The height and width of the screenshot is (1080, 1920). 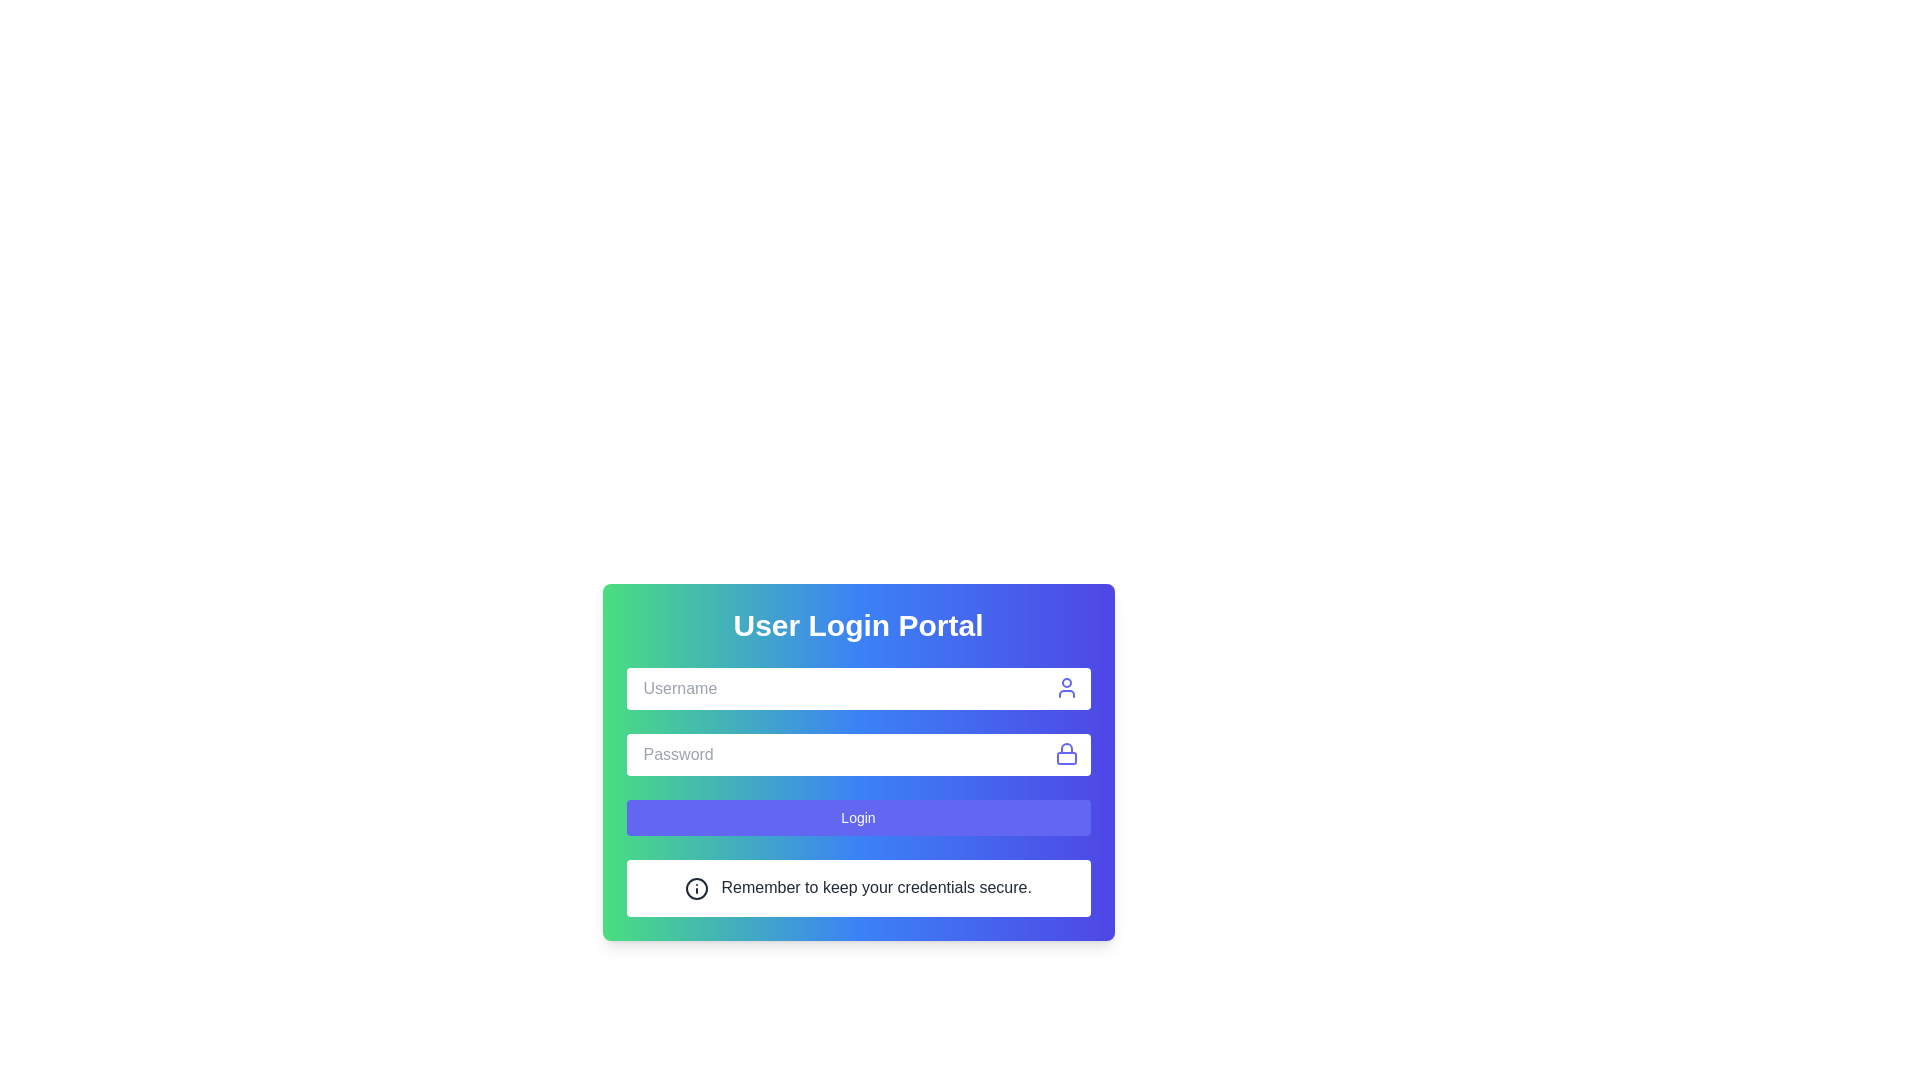 What do you see at coordinates (858, 817) in the screenshot?
I see `the login submission button to change its background color, which is positioned below the Password field and above an informational text line` at bounding box center [858, 817].